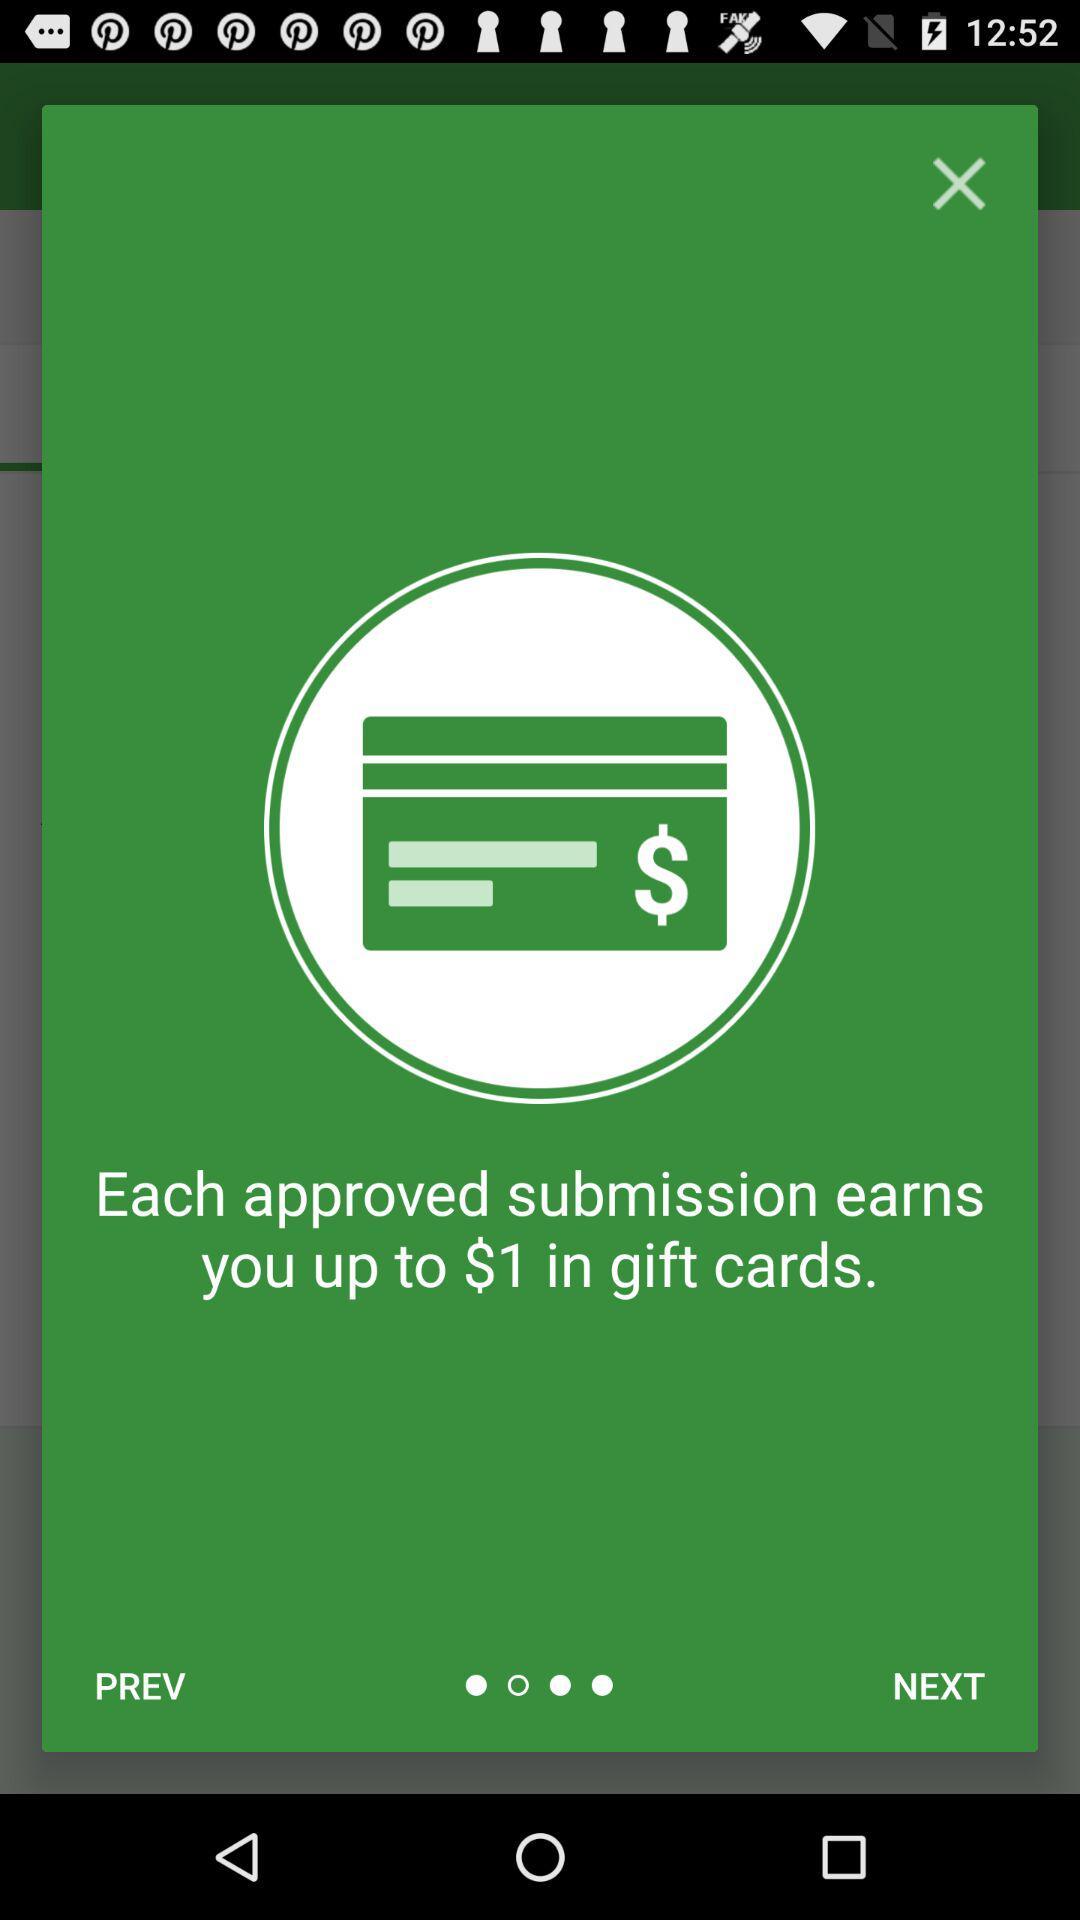 This screenshot has height=1920, width=1080. What do you see at coordinates (938, 1684) in the screenshot?
I see `the item below the each approved submission icon` at bounding box center [938, 1684].